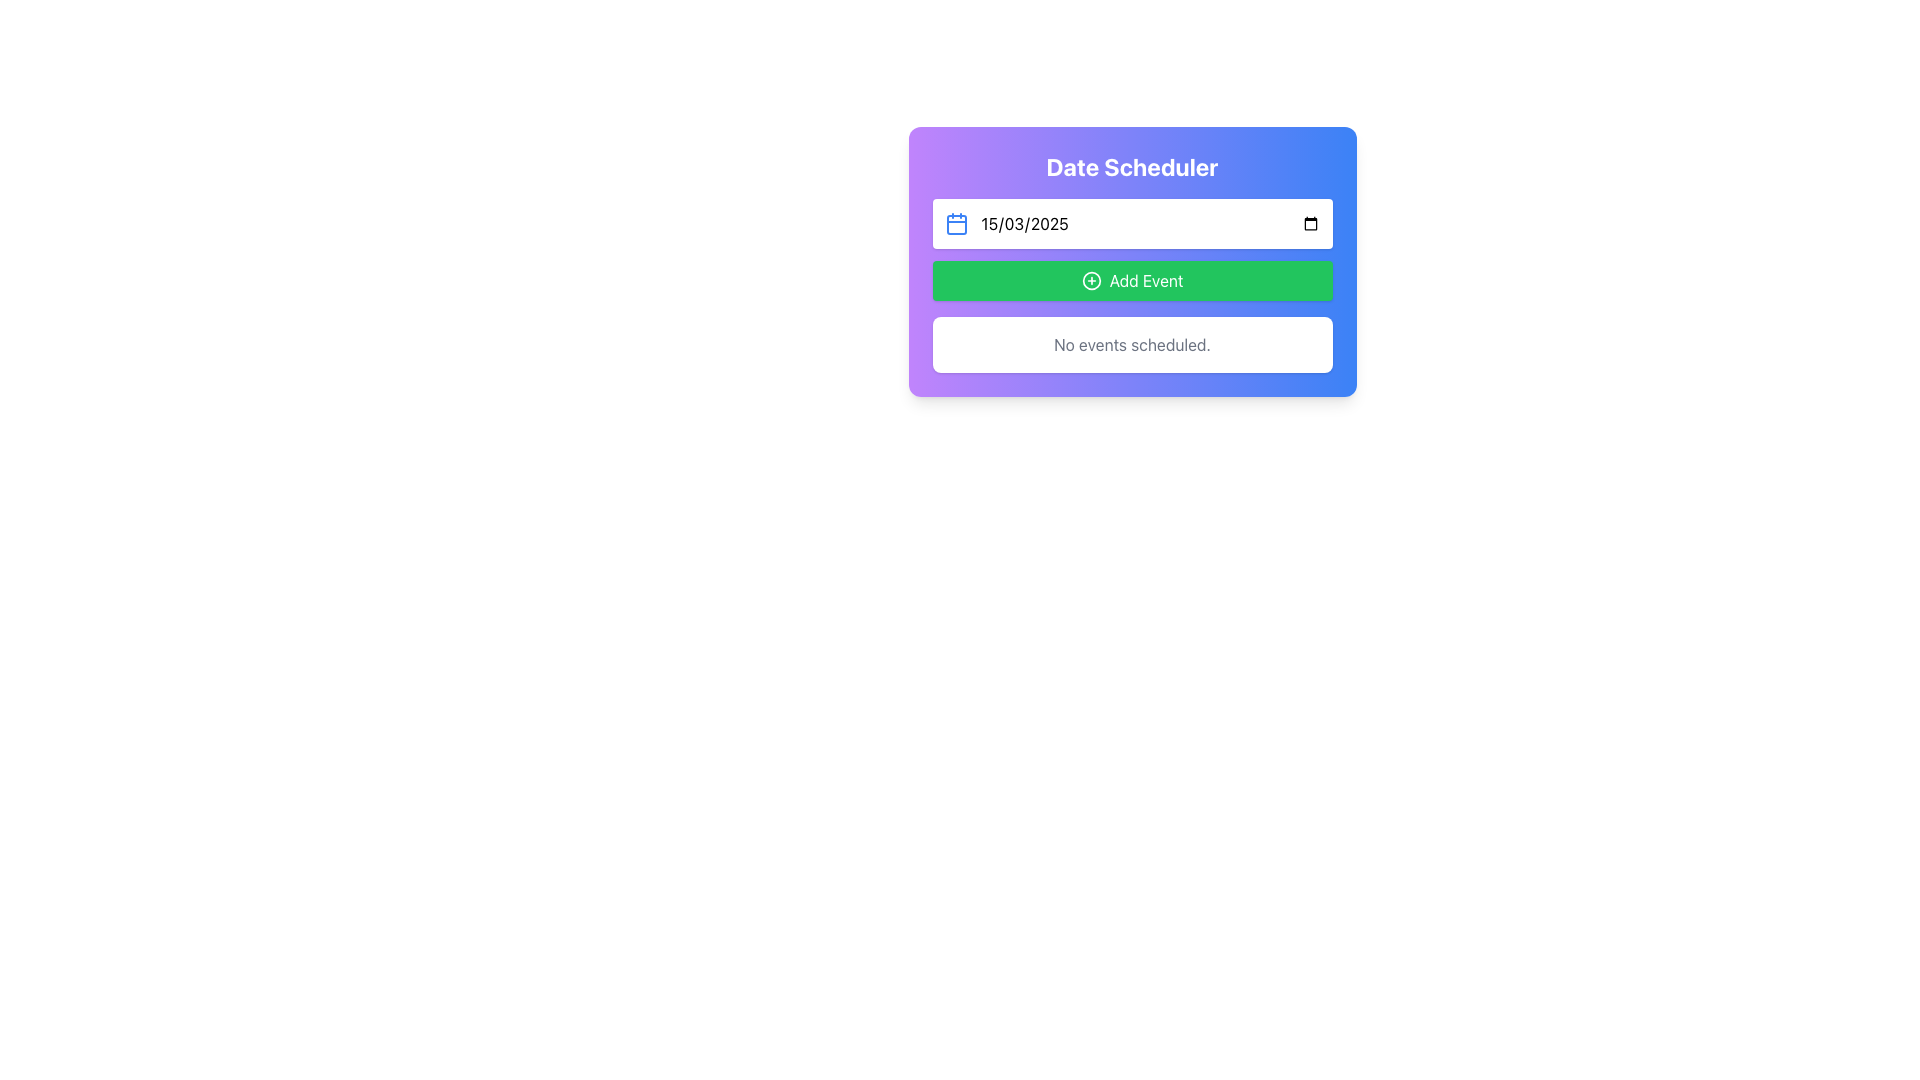 Image resolution: width=1920 pixels, height=1080 pixels. What do you see at coordinates (1090, 281) in the screenshot?
I see `the circular outline icon located at the top center of the green 'Add Event' button, which indicates an interactive purpose for adding or expanding events` at bounding box center [1090, 281].